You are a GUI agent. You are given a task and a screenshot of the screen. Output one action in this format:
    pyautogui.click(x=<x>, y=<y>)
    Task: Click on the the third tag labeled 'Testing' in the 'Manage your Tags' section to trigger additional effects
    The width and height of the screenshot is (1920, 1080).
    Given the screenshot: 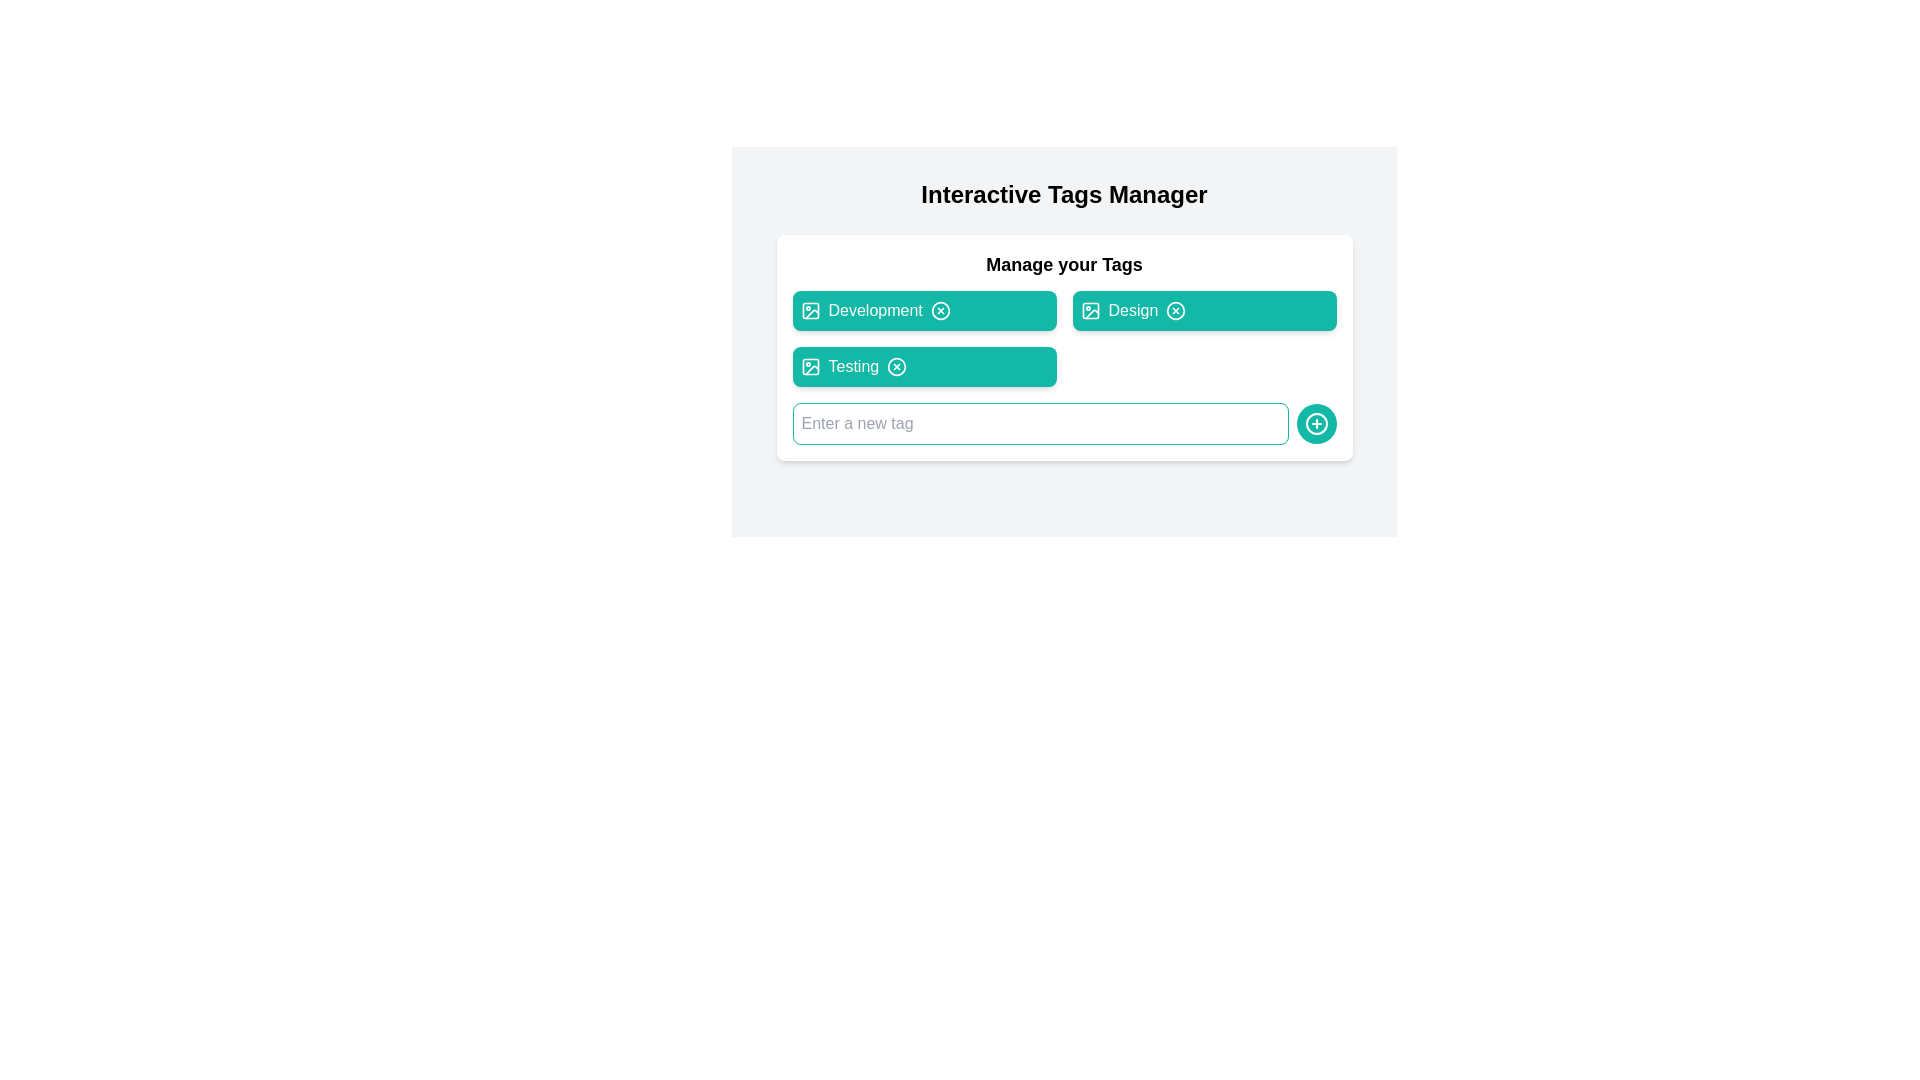 What is the action you would take?
    pyautogui.click(x=853, y=366)
    